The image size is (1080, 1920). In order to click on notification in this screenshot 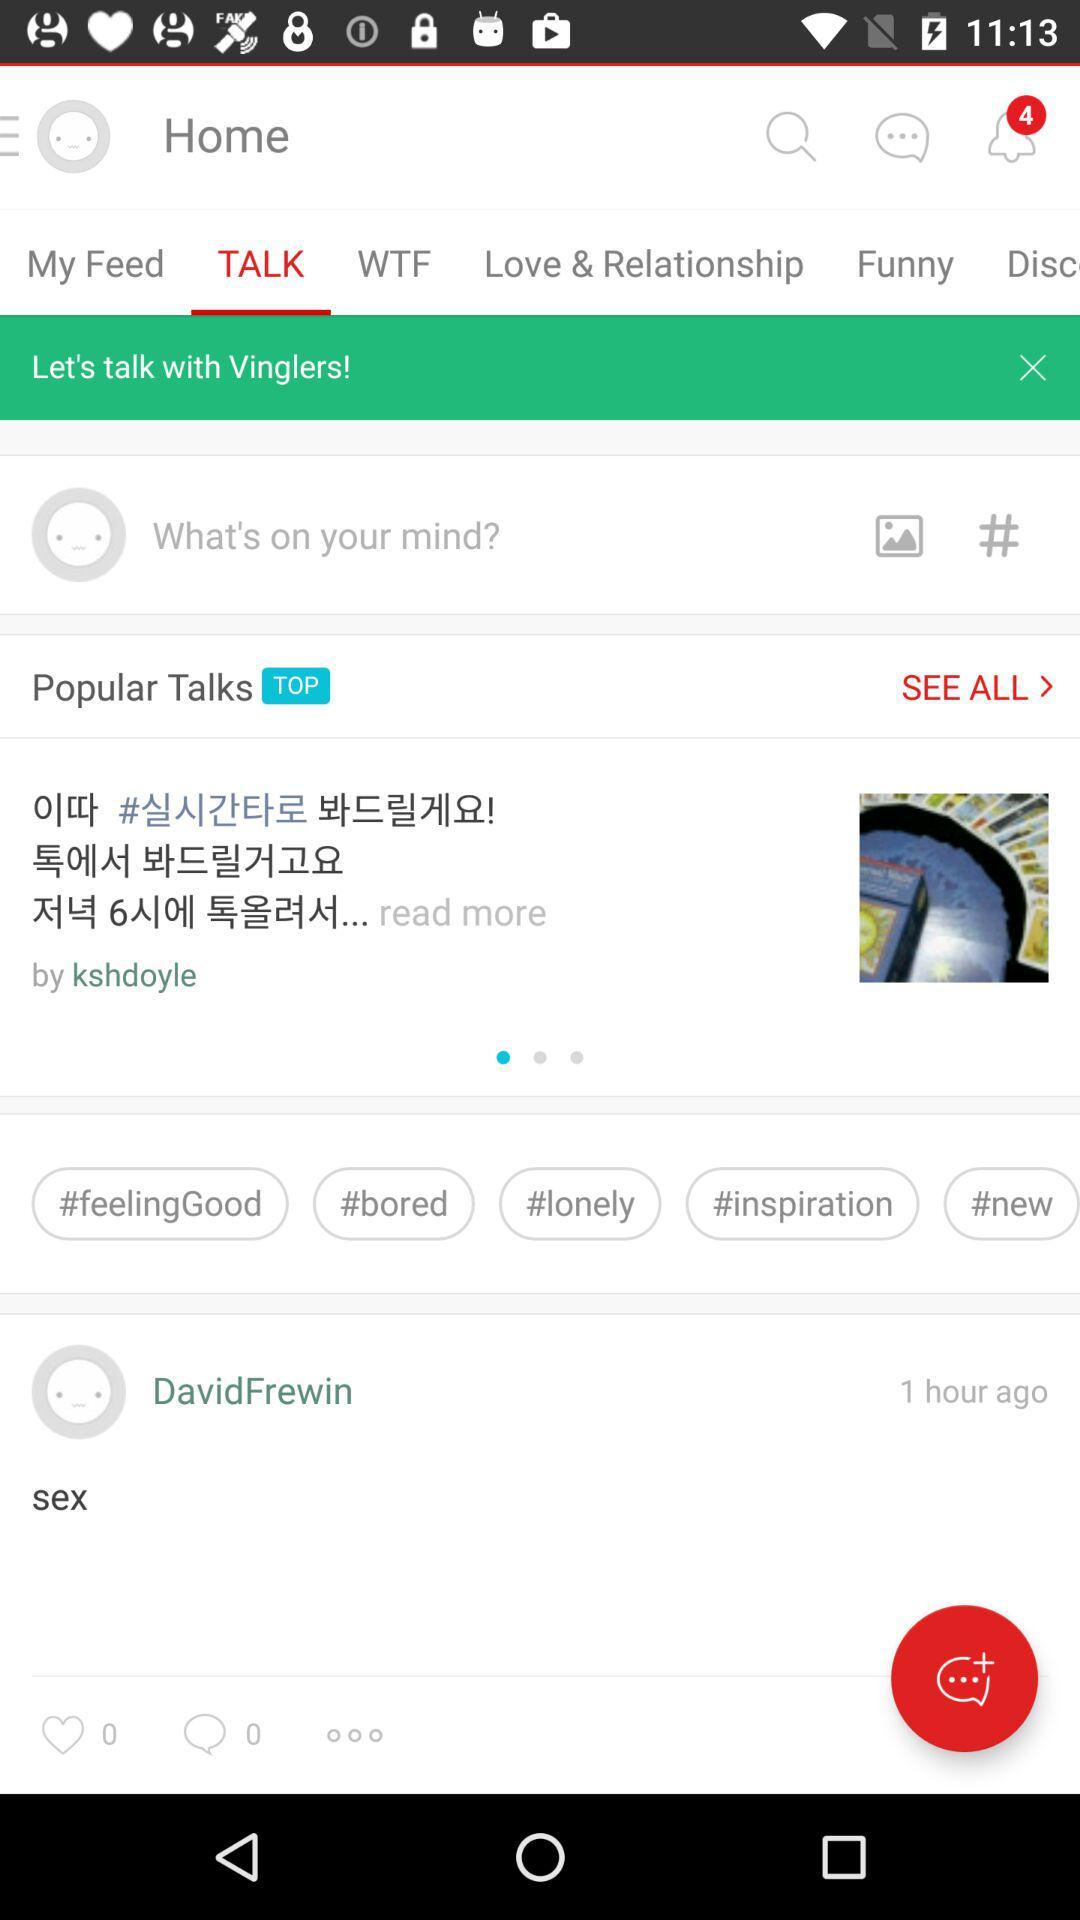, I will do `click(1032, 367)`.